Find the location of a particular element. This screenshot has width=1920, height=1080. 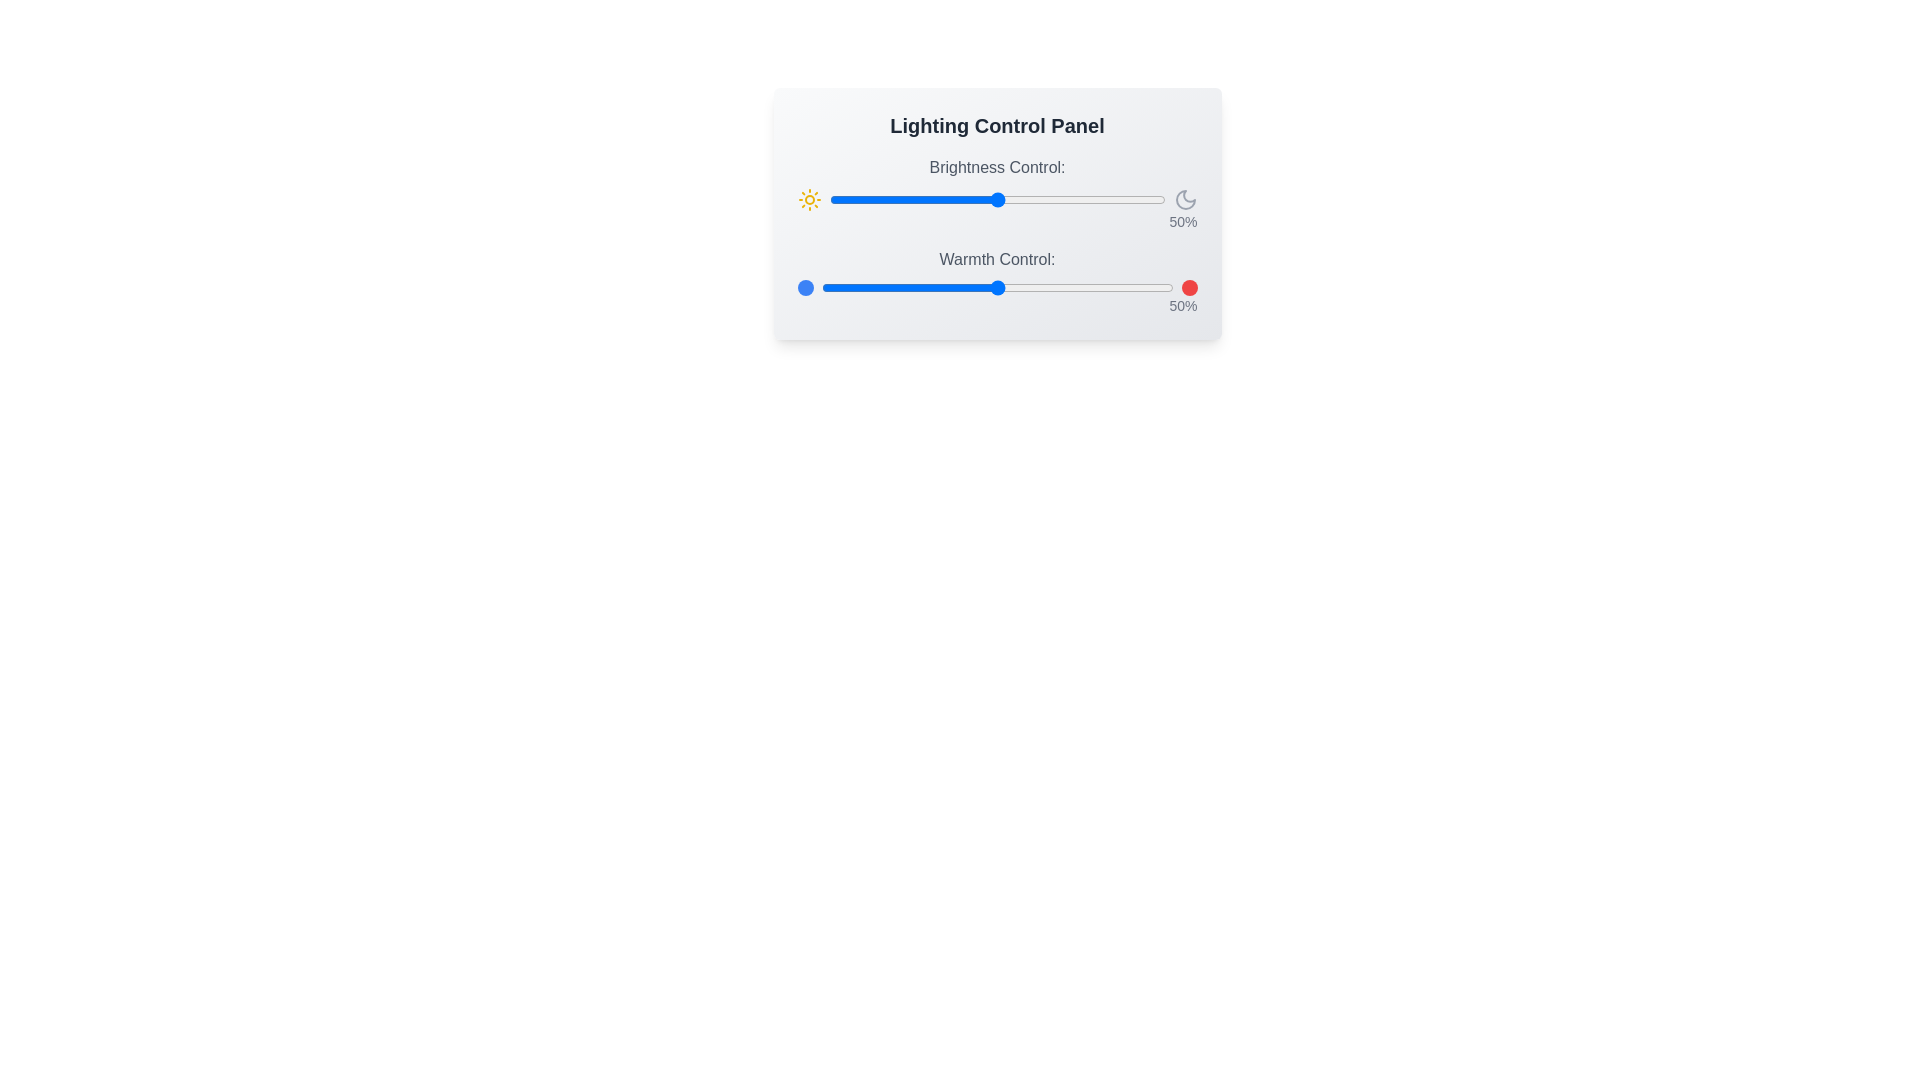

the small circular red button located at the end of the second slider in the 'Warmth Control' section is located at coordinates (1189, 288).